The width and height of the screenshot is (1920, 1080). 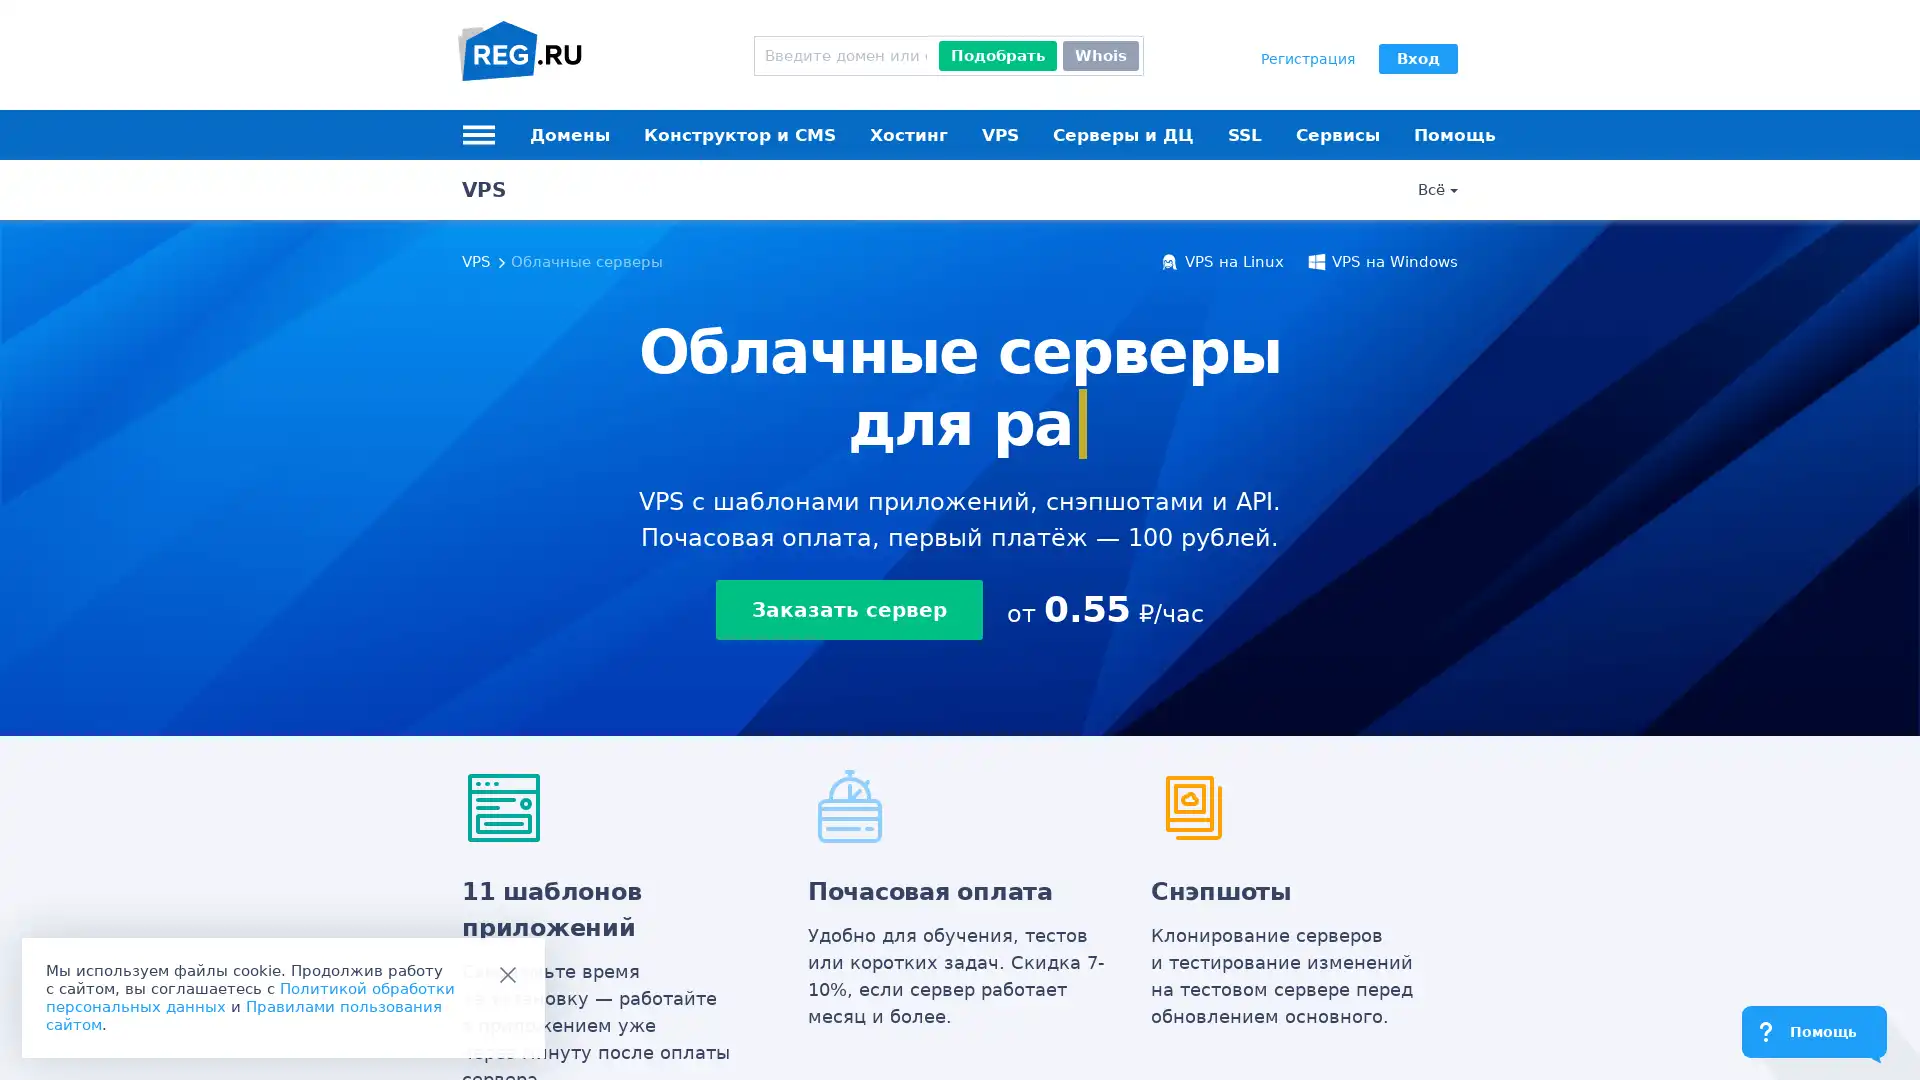 I want to click on Whois, so click(x=1099, y=55).